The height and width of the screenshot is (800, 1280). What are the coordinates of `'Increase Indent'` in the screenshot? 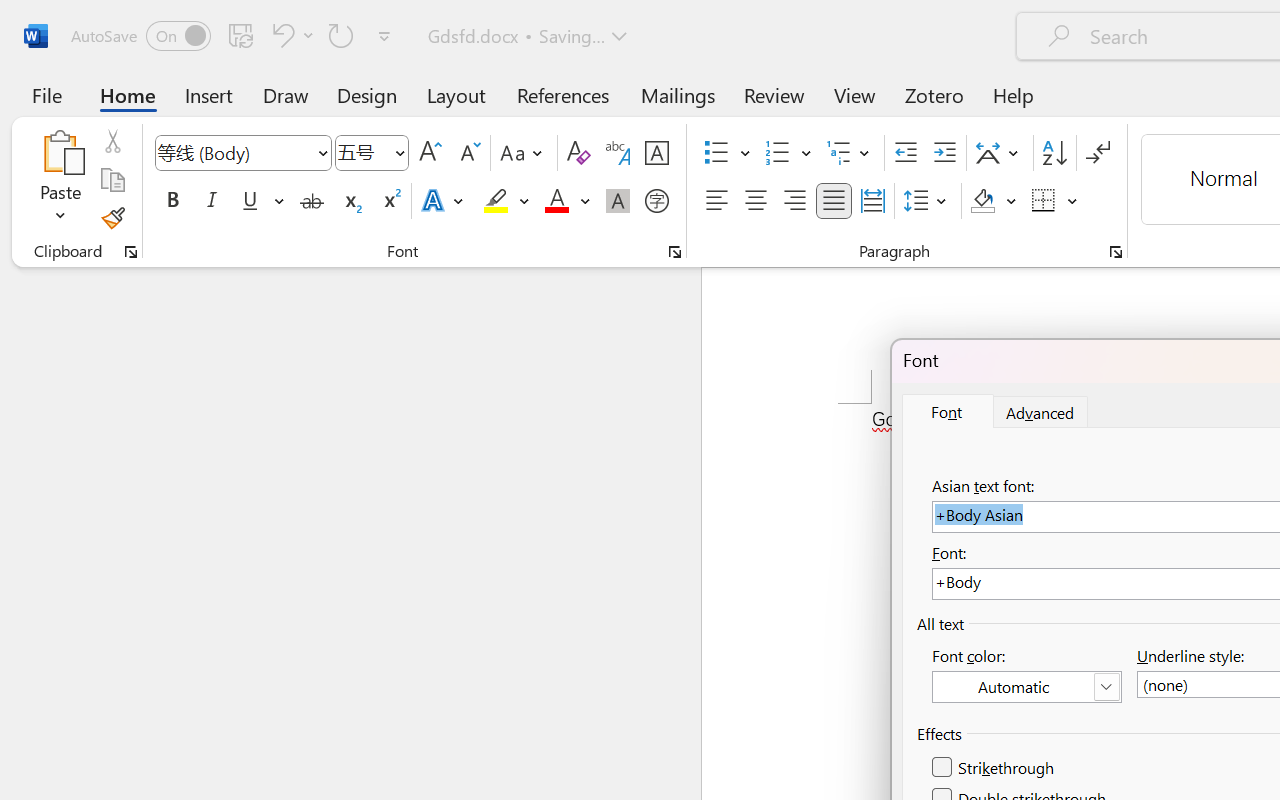 It's located at (943, 153).